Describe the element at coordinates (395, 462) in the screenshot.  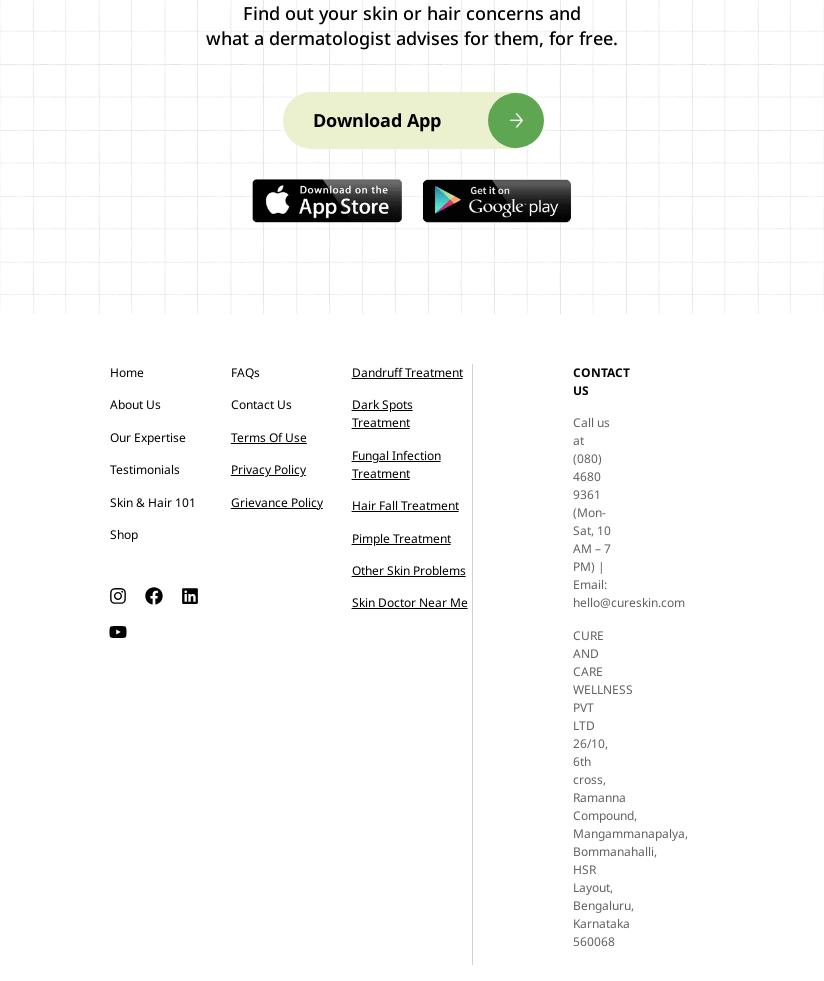
I see `'Fungal Infection Treatment'` at that location.